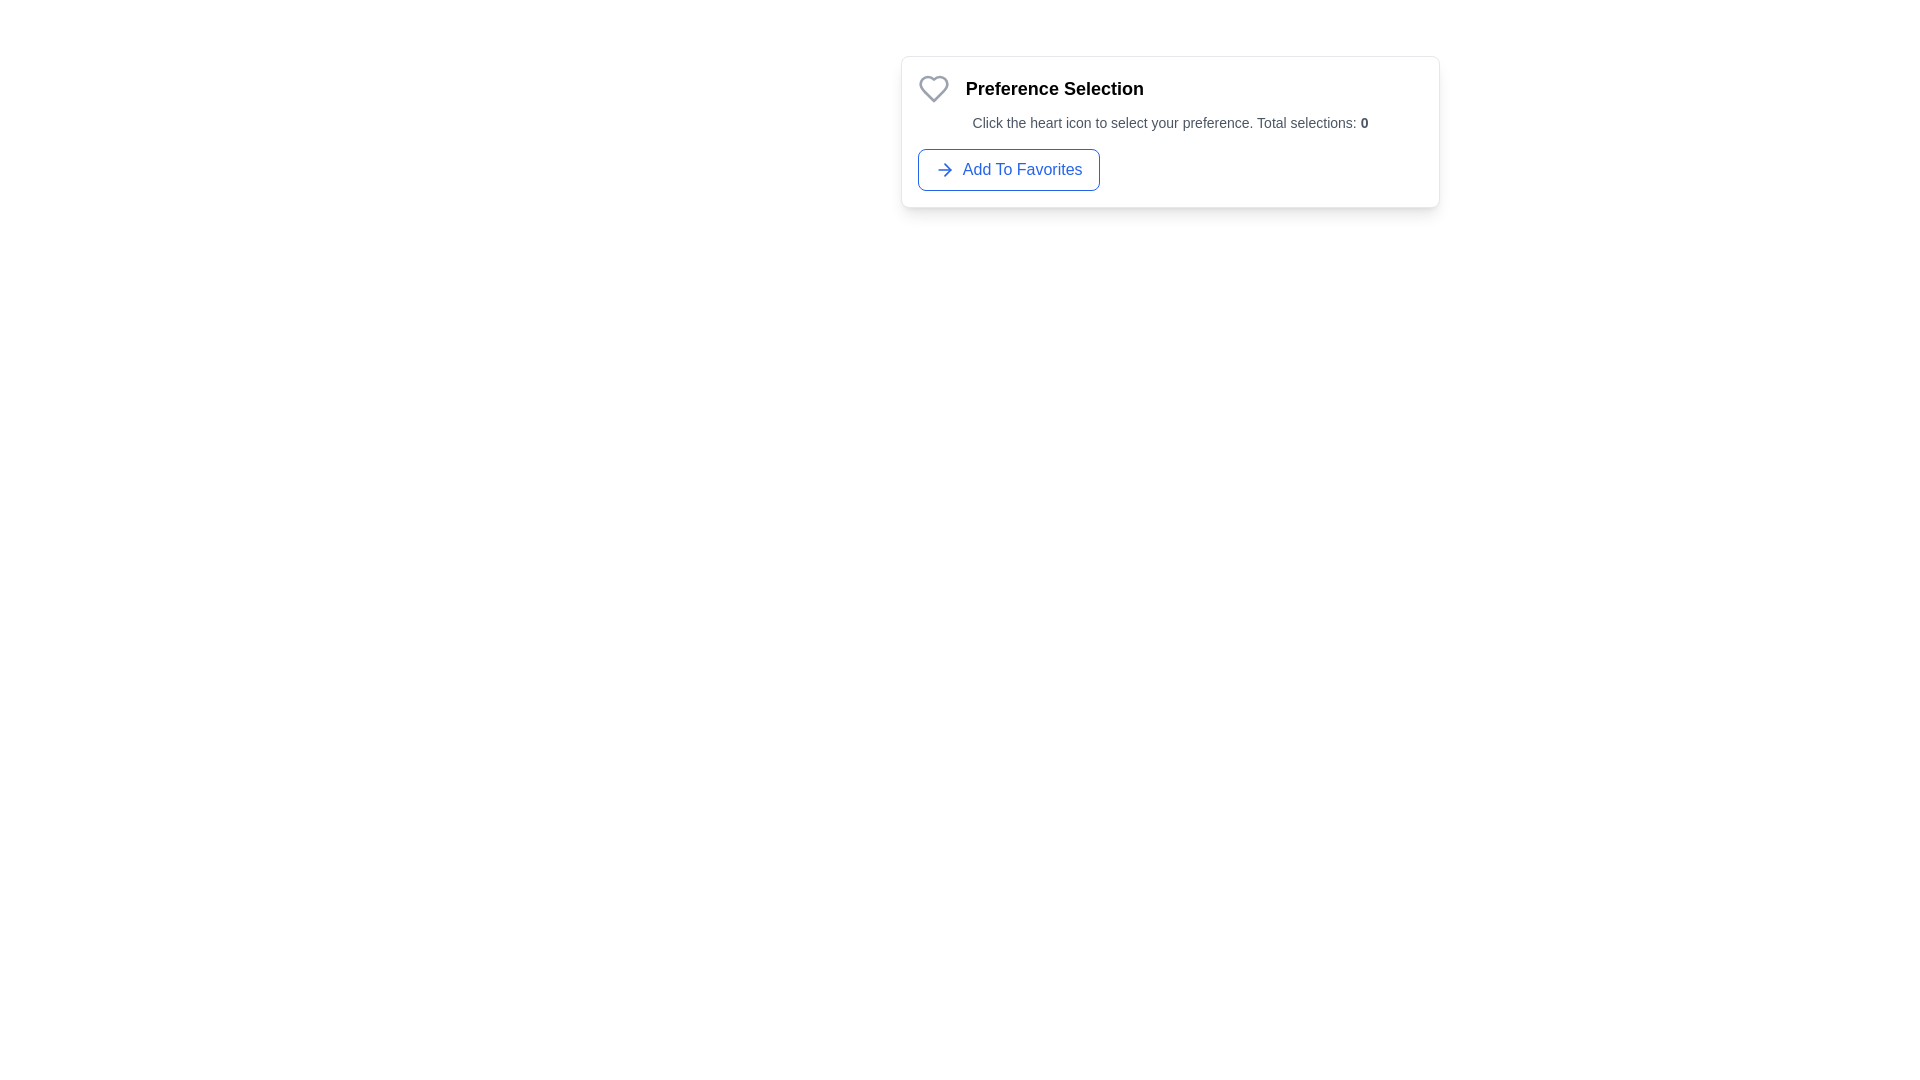 This screenshot has width=1920, height=1080. I want to click on the 'Add To Favorites' button which contains the arrow icon styled with class 'lucide lucide-arrow-right mr-2 h-5 w-5', so click(943, 168).